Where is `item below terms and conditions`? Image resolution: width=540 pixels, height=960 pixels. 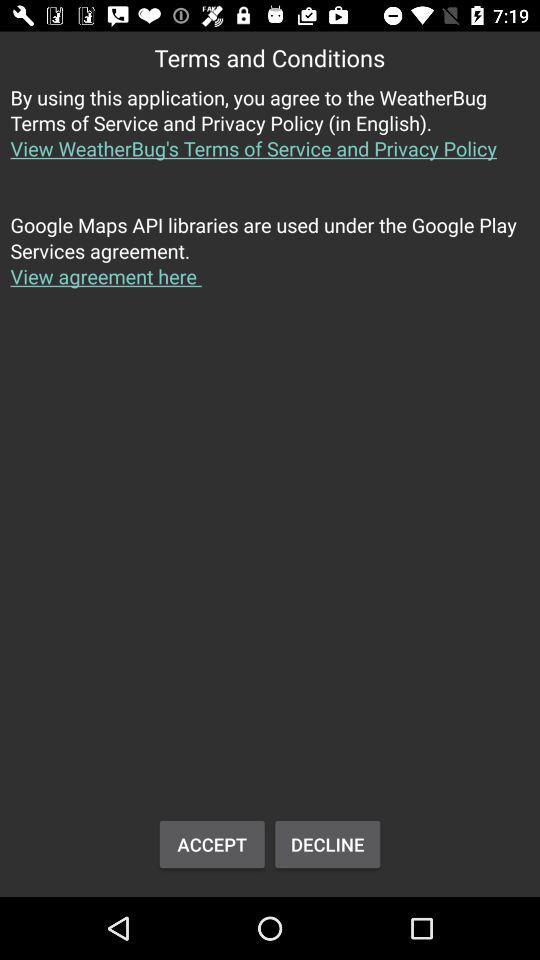
item below terms and conditions is located at coordinates (270, 133).